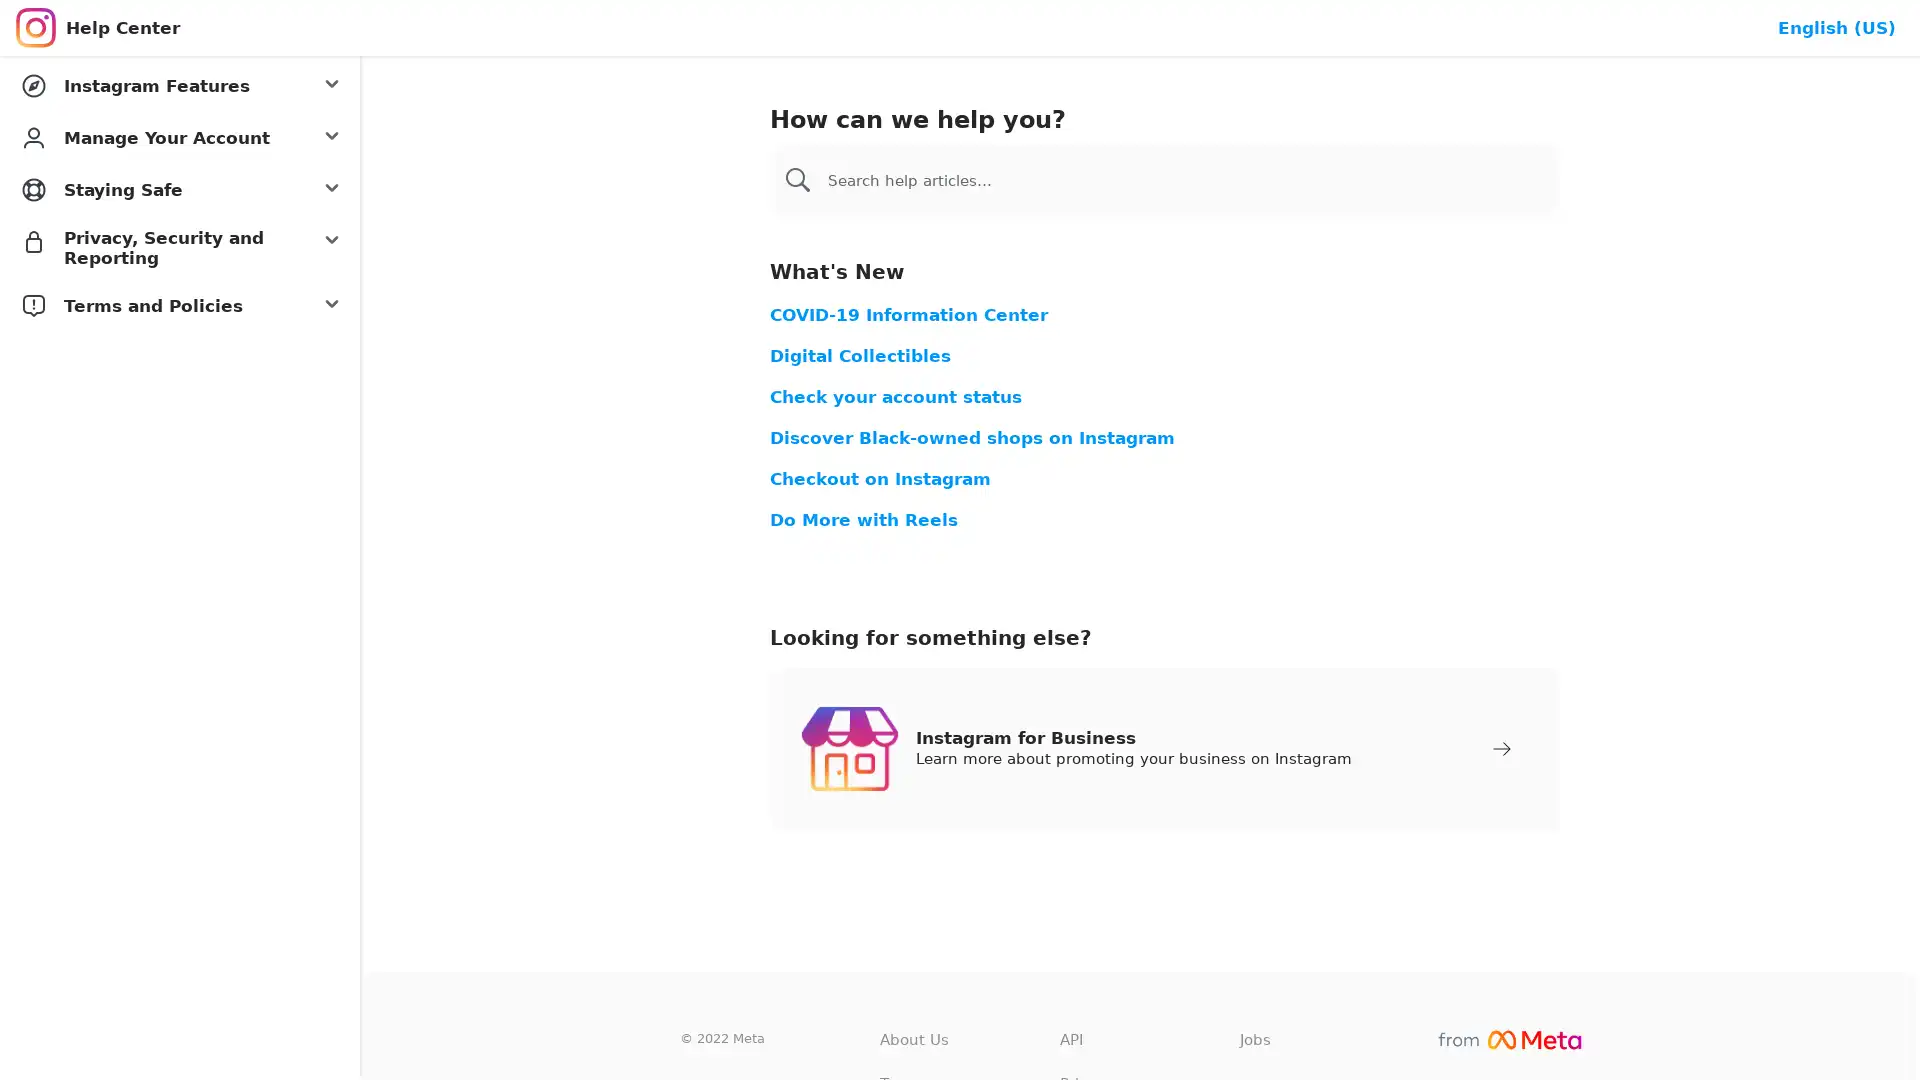  Describe the element at coordinates (180, 84) in the screenshot. I see `Instagram Features` at that location.